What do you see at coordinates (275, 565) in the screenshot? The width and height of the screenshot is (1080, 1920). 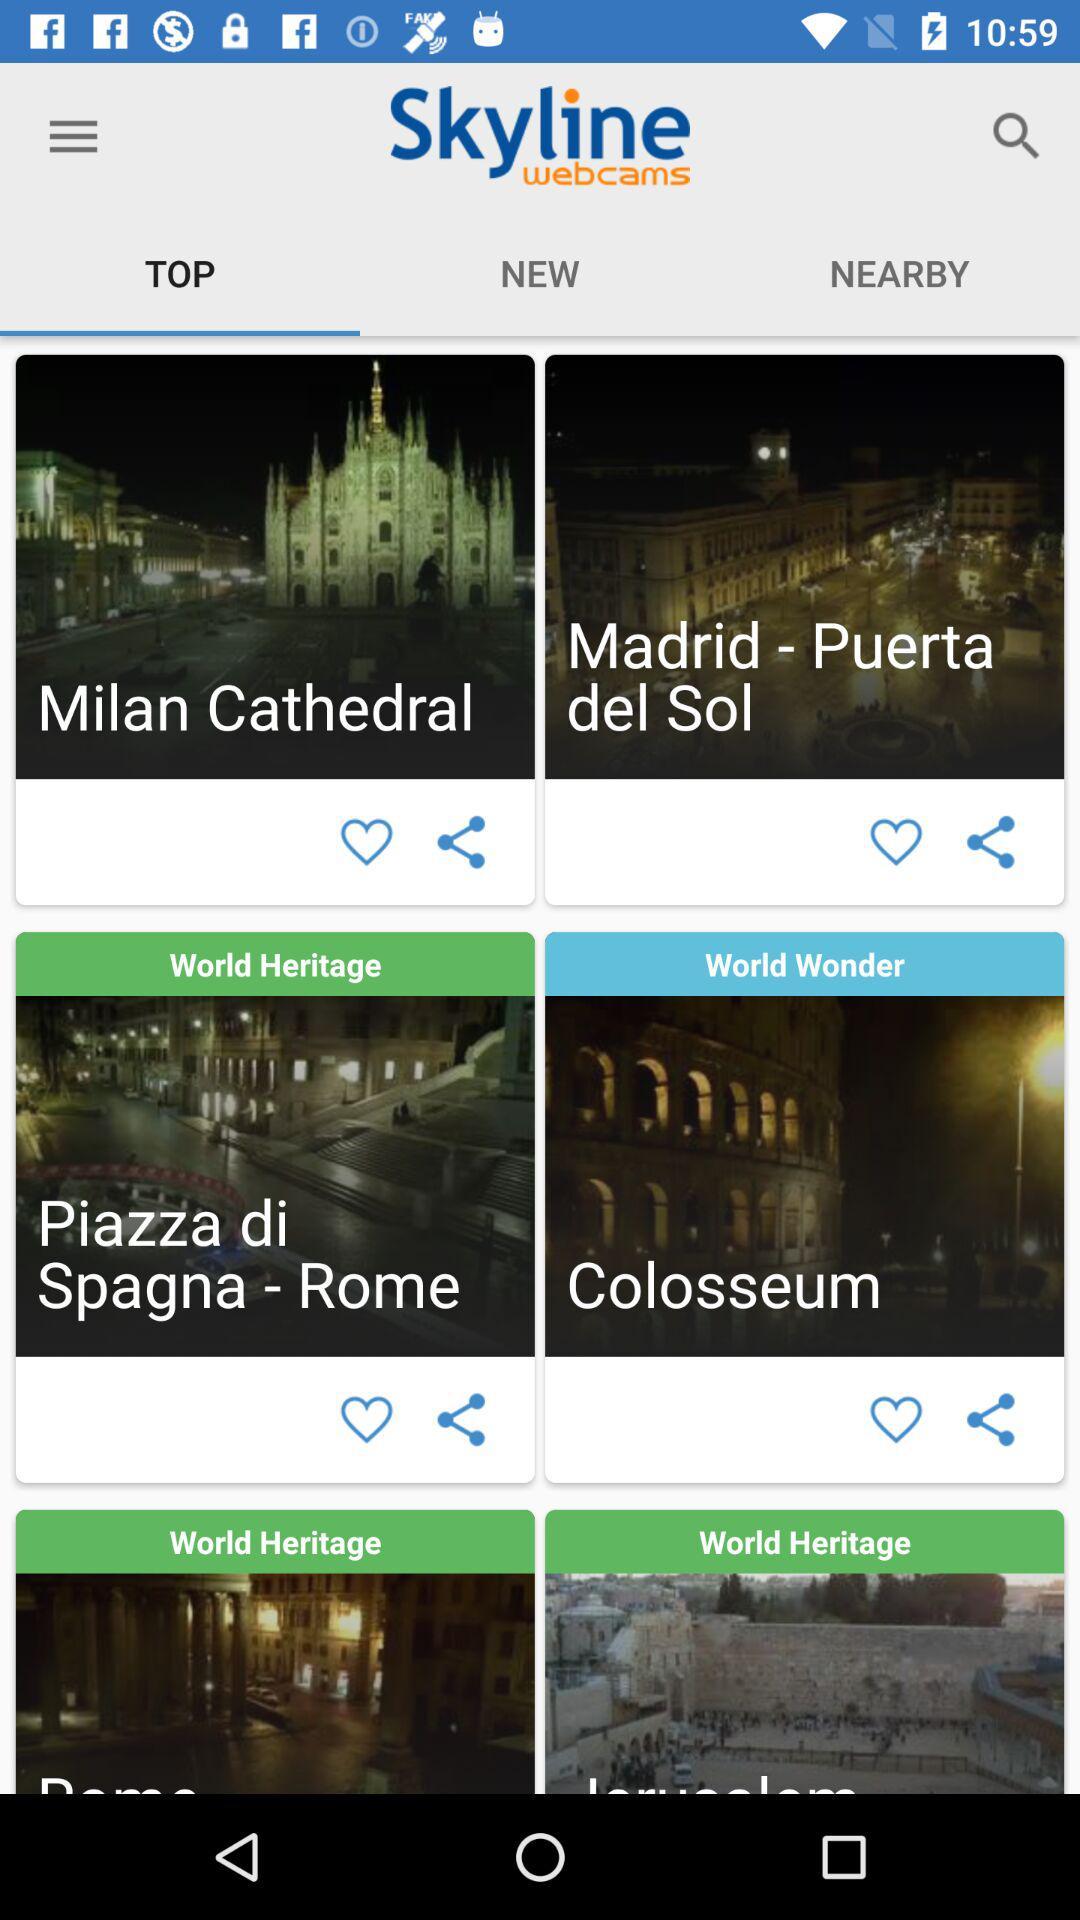 I see `webcam` at bounding box center [275, 565].